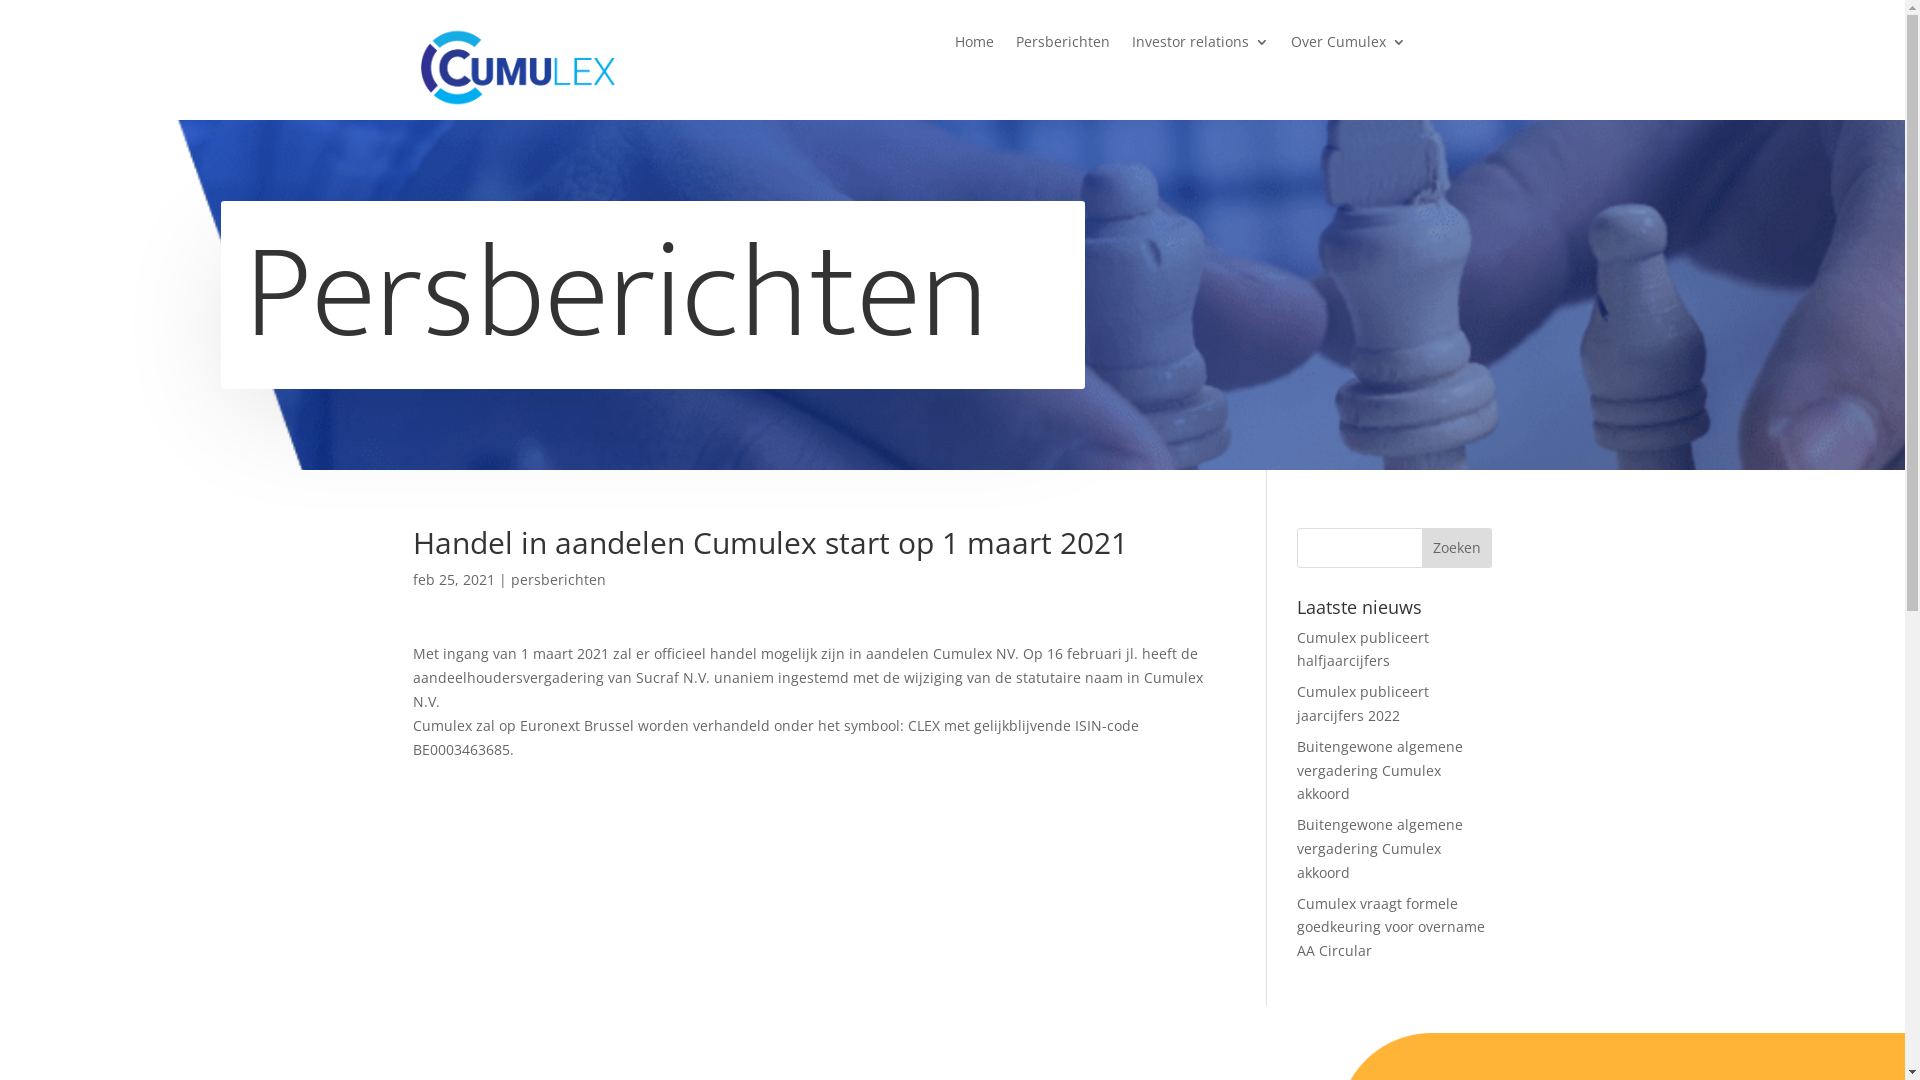  Describe the element at coordinates (974, 45) in the screenshot. I see `'Home'` at that location.